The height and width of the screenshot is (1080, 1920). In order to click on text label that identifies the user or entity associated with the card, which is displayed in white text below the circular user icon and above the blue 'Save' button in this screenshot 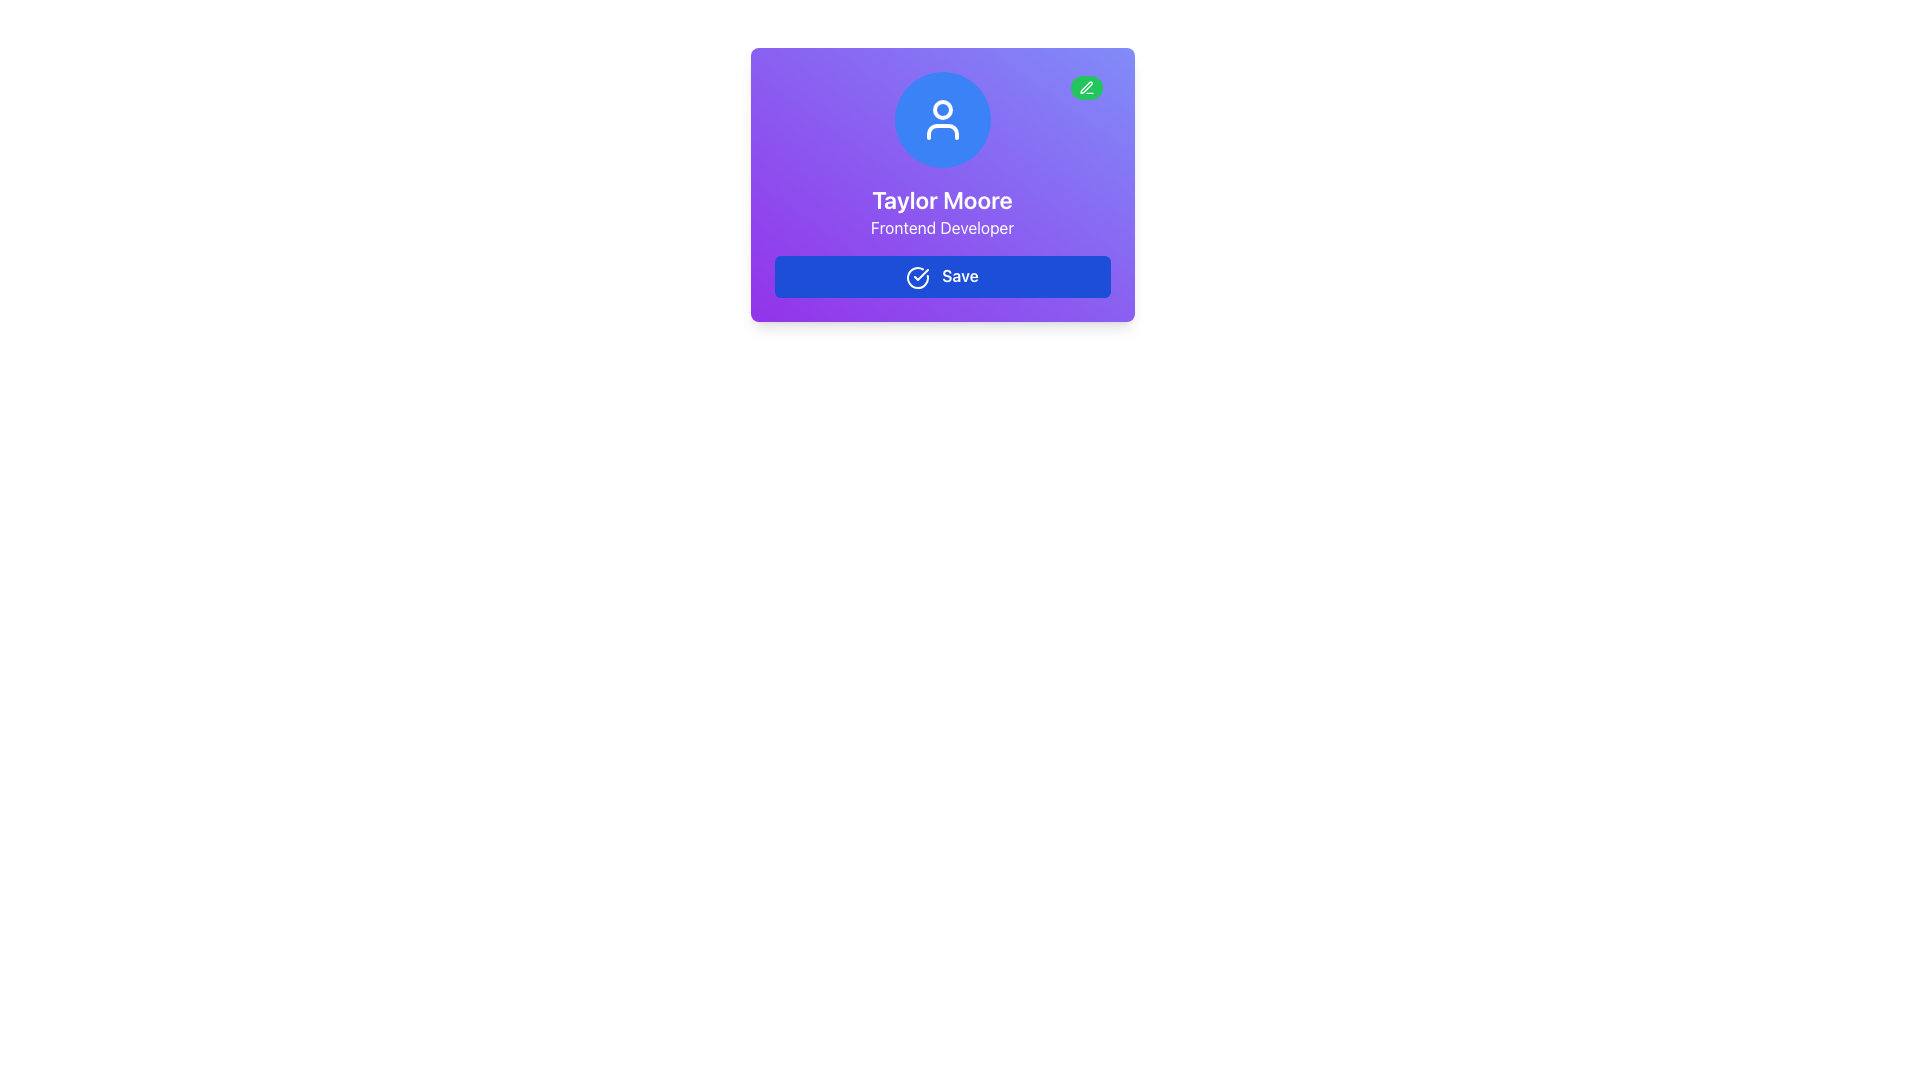, I will do `click(941, 212)`.